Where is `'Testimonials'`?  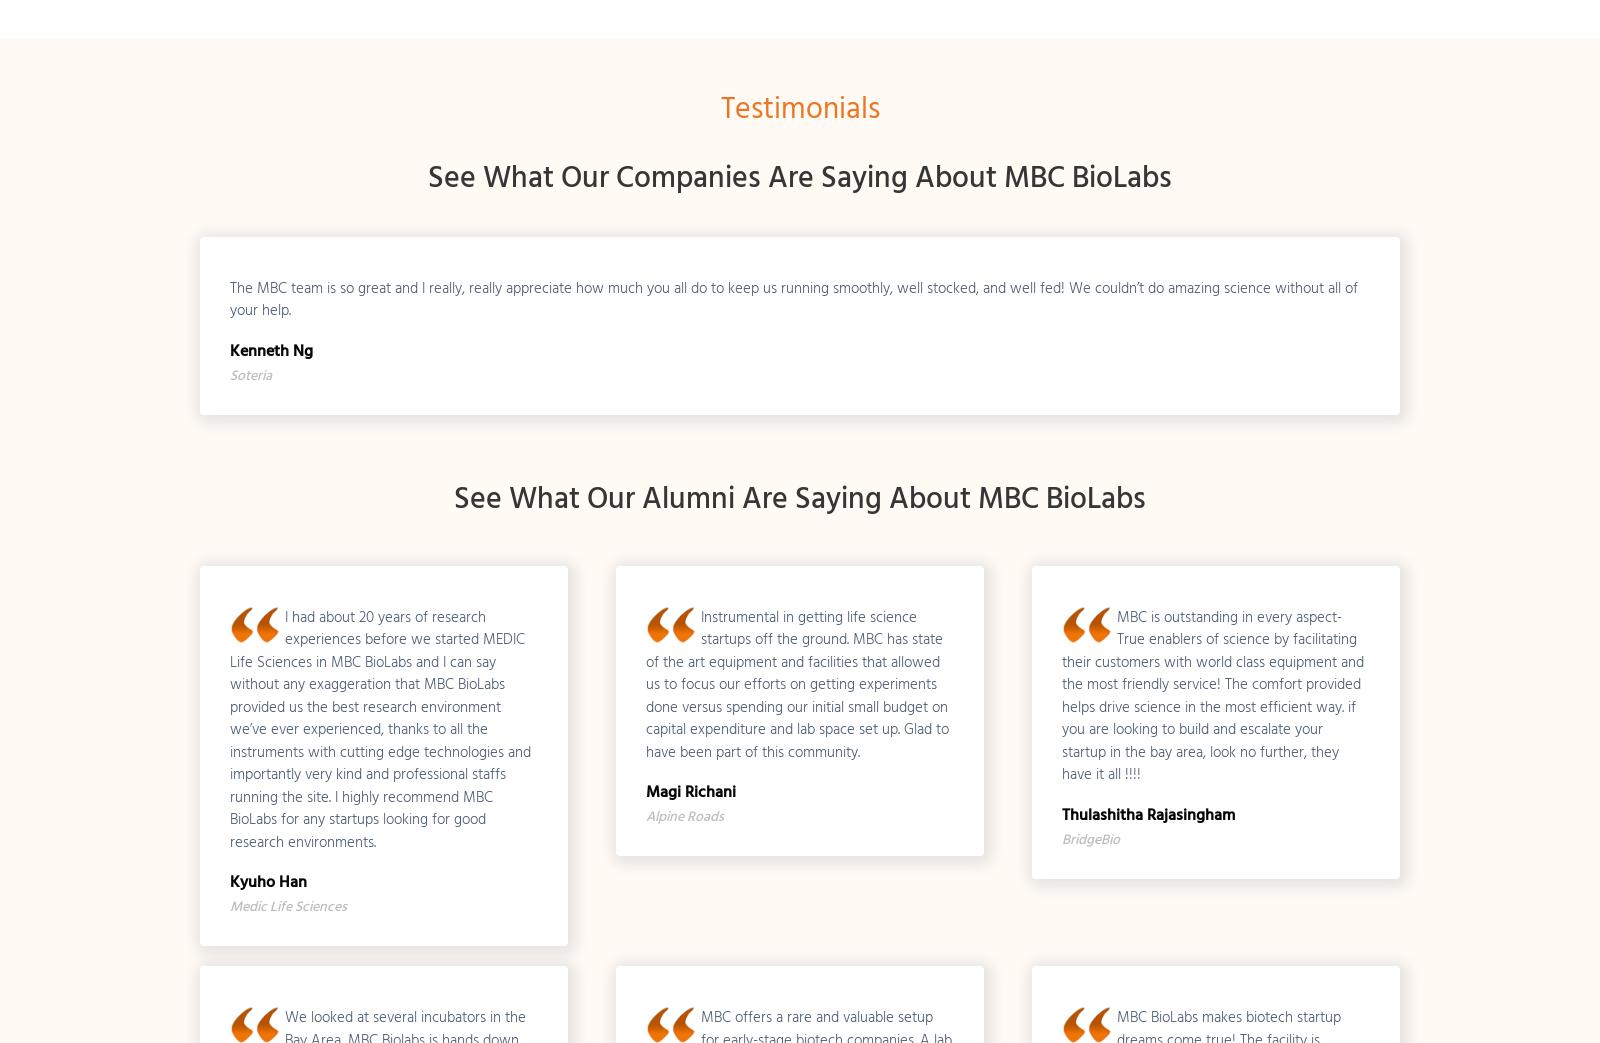 'Testimonials' is located at coordinates (720, 108).